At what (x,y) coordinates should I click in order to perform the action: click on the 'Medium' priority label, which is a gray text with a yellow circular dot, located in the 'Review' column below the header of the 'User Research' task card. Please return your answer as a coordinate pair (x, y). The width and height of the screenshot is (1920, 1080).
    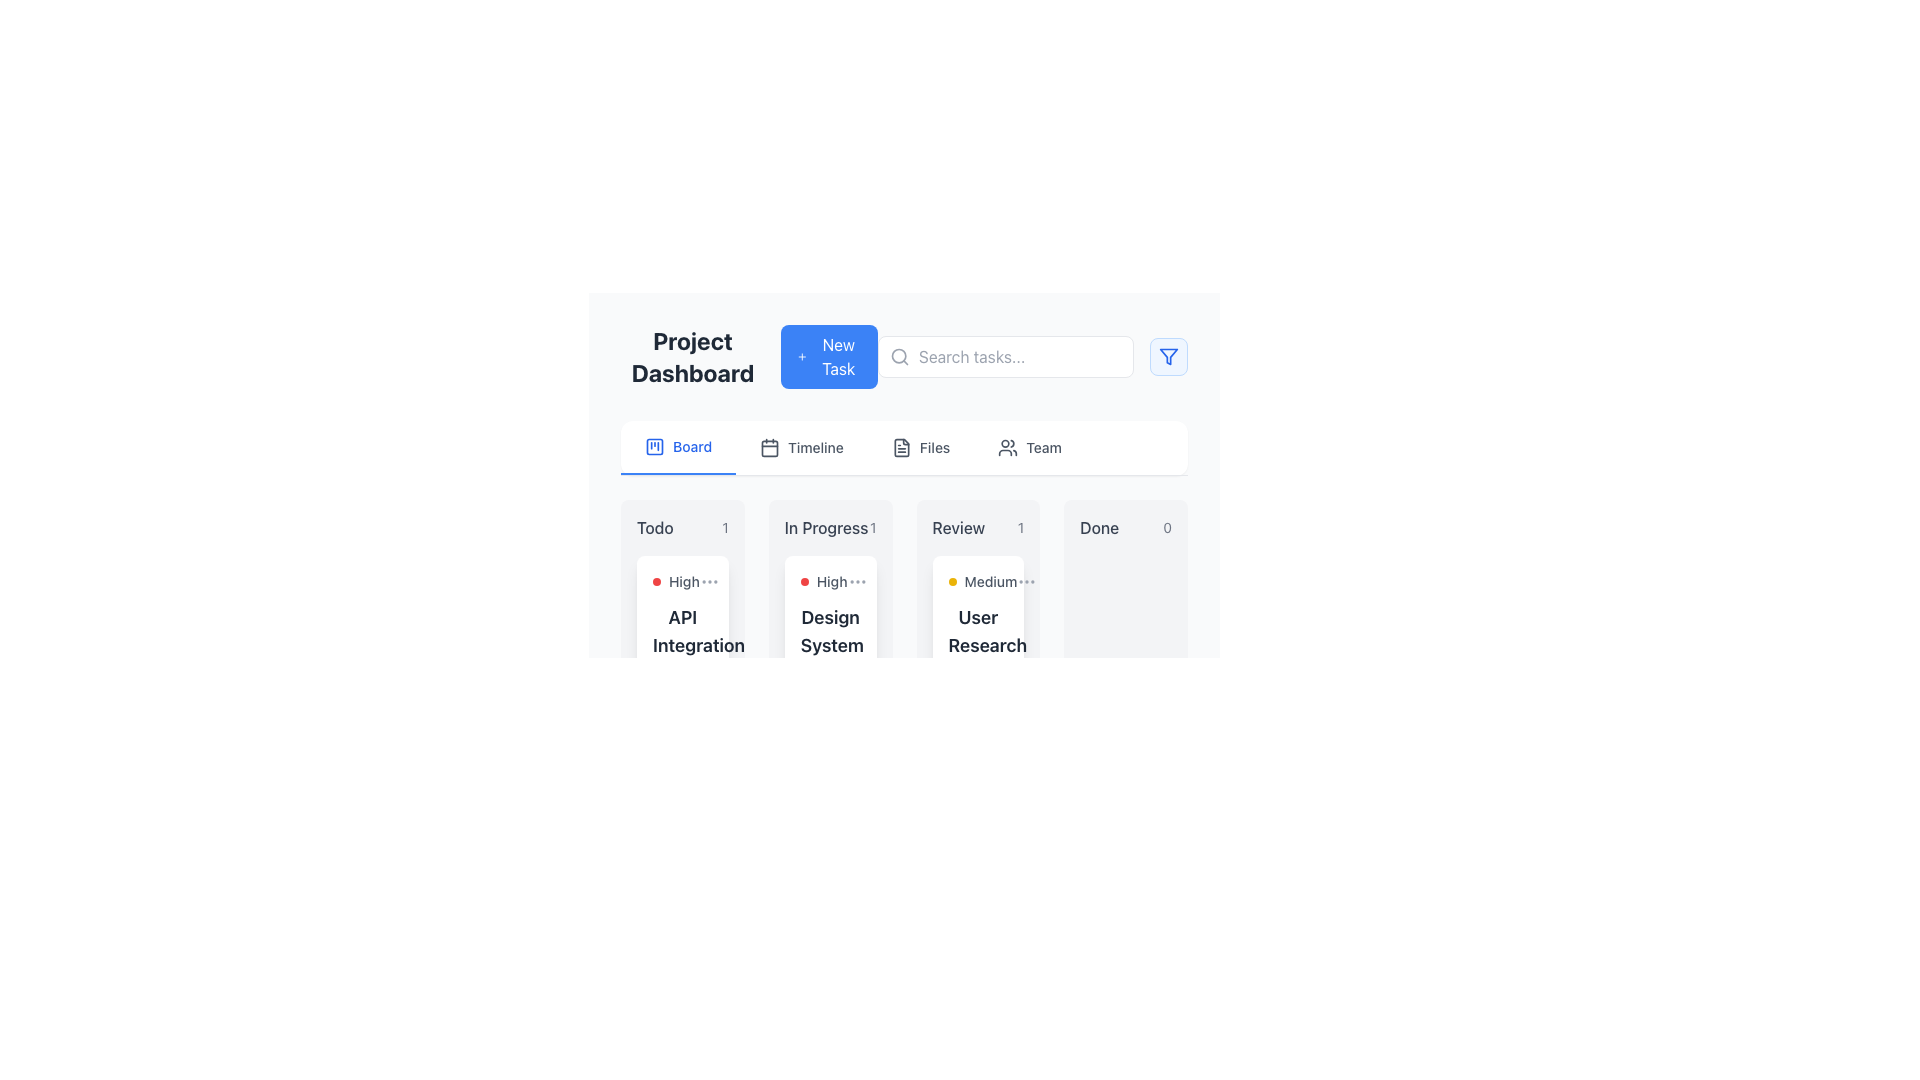
    Looking at the image, I should click on (983, 582).